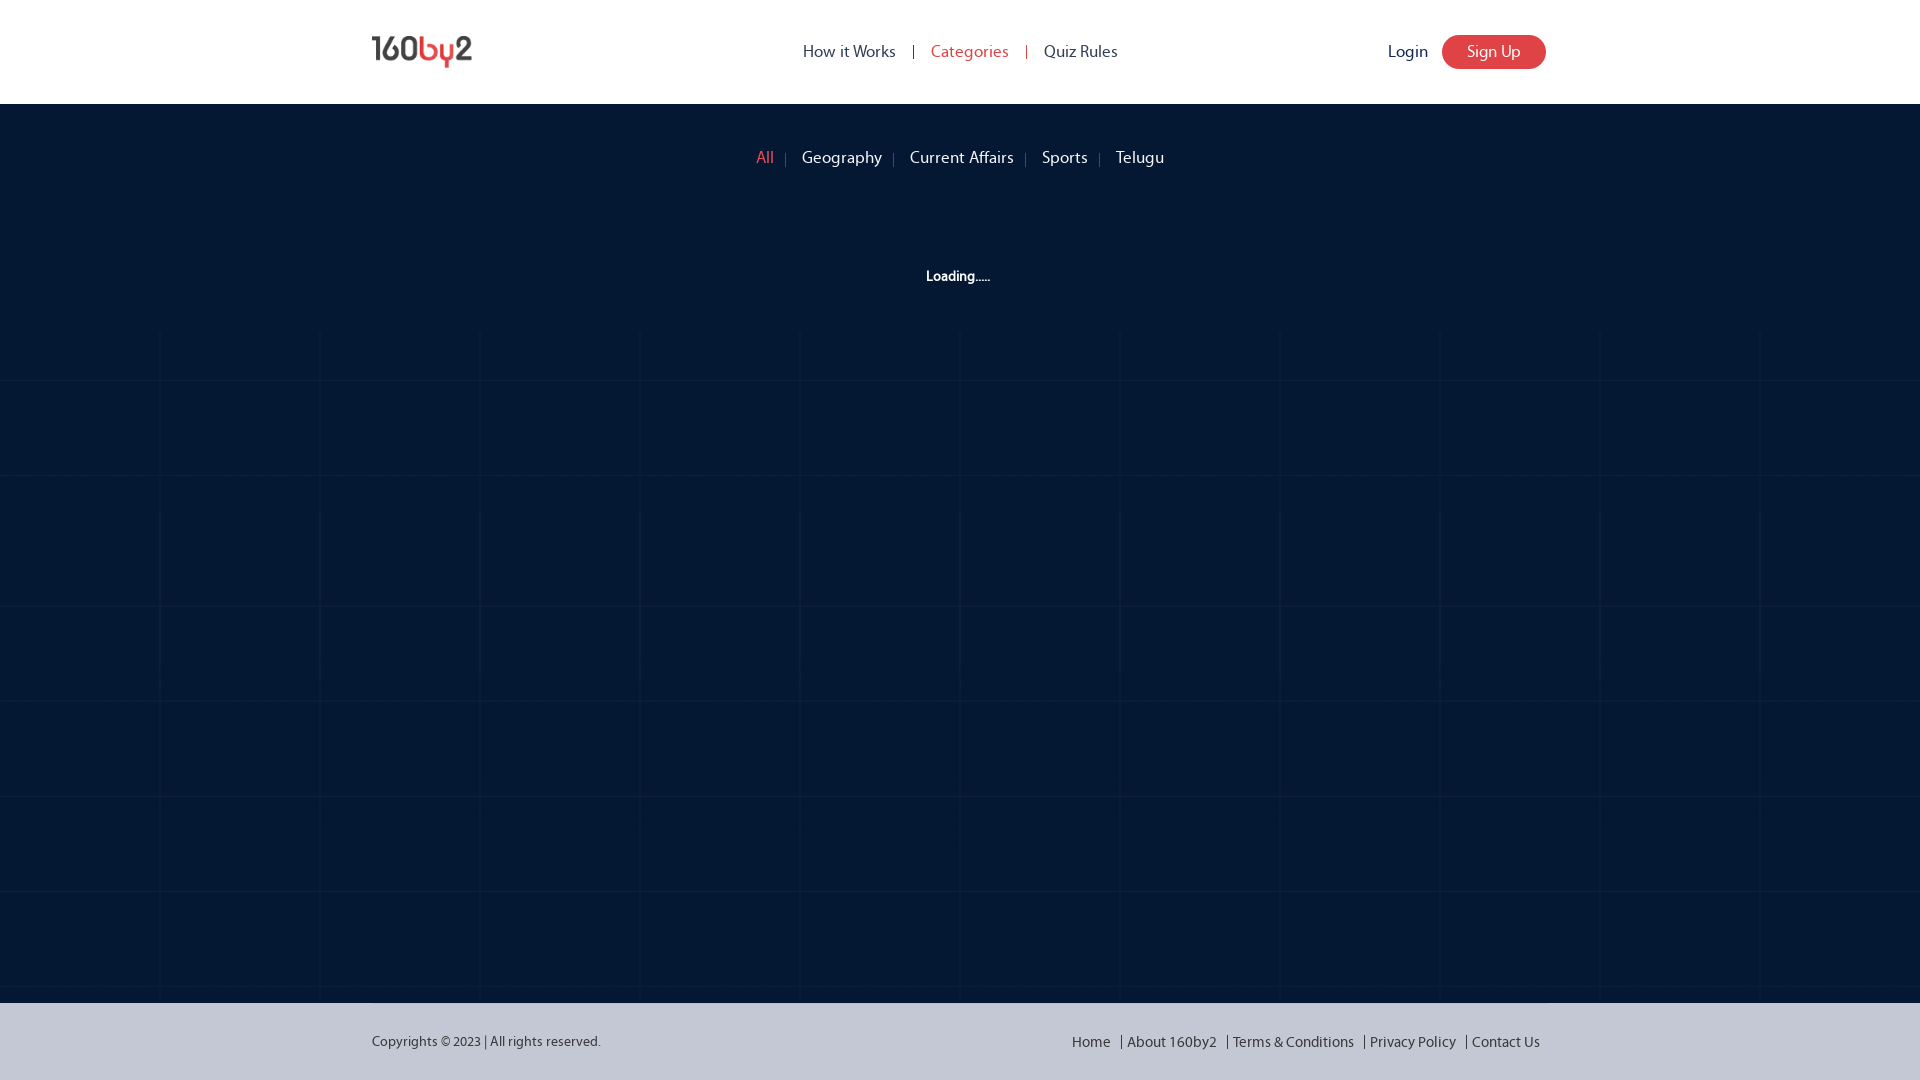  I want to click on 'Contact Us', so click(1506, 1040).